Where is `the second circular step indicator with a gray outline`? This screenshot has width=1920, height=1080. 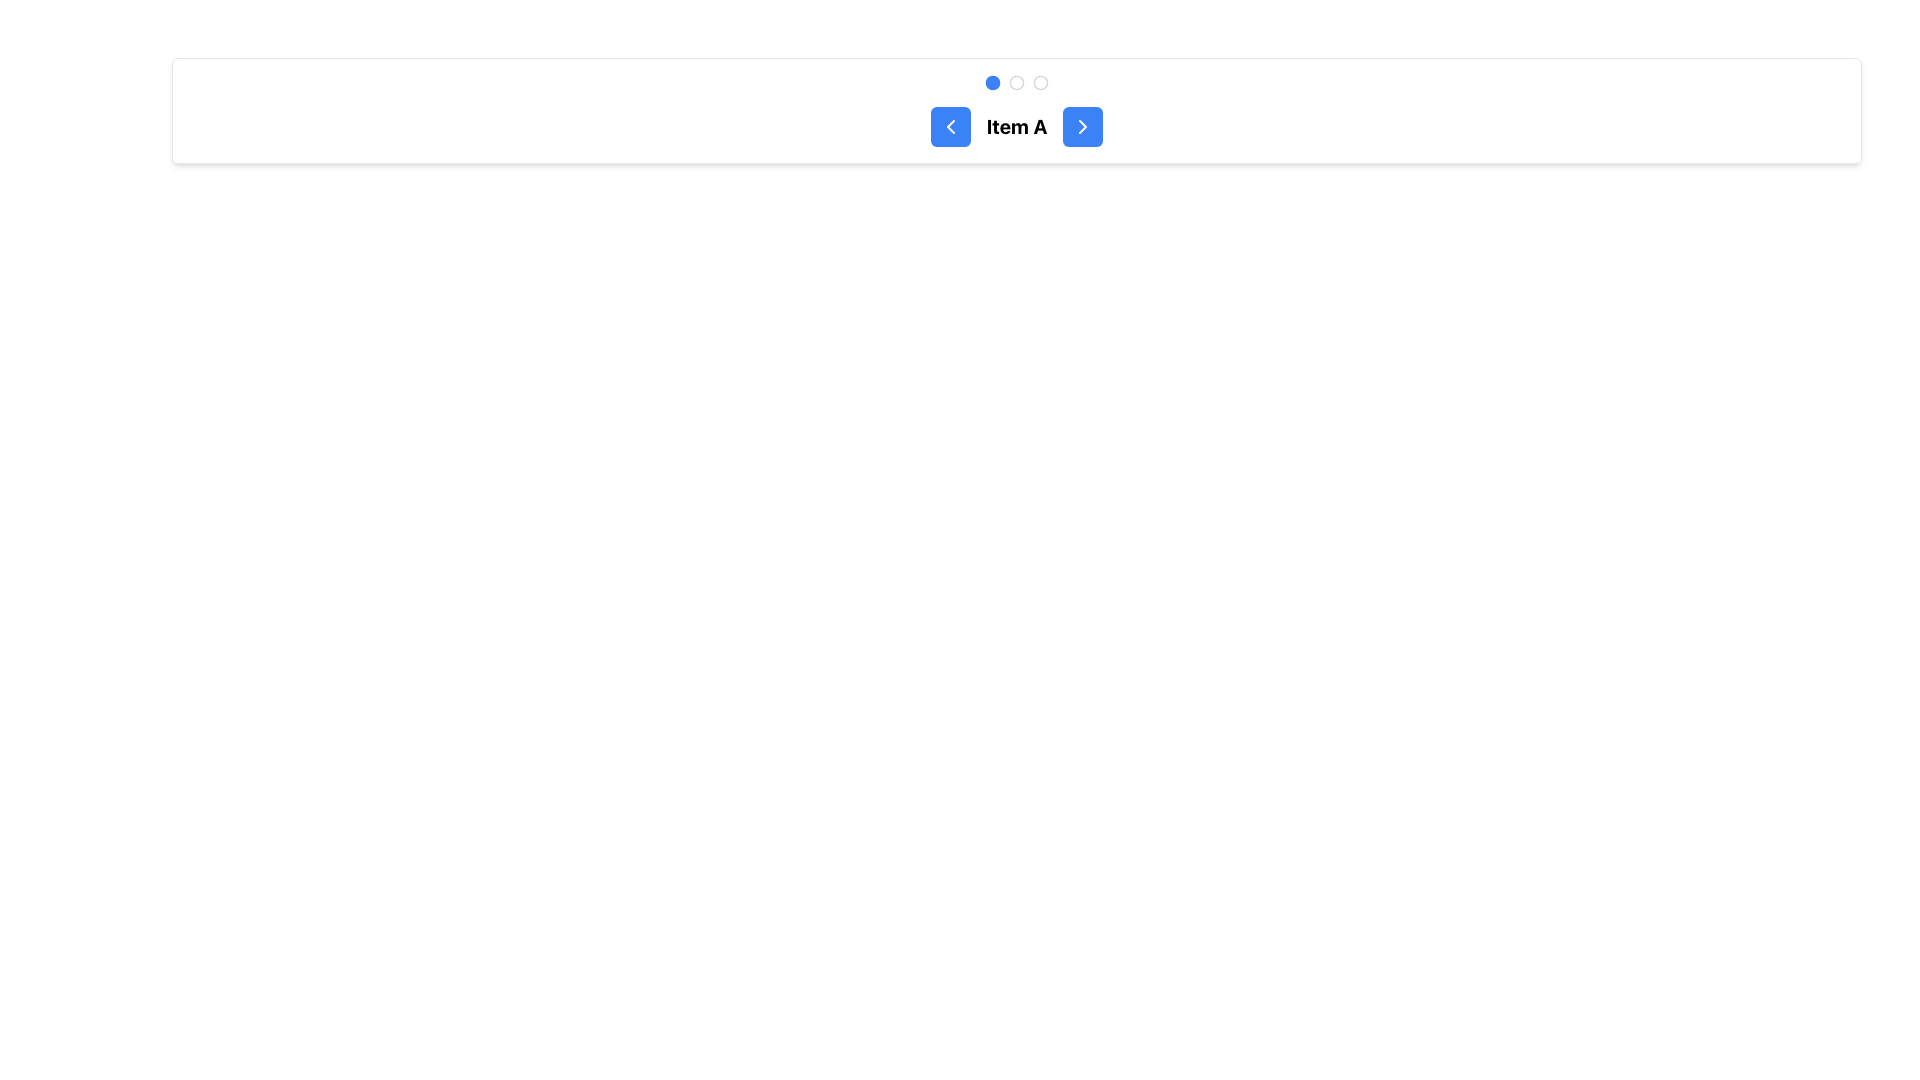
the second circular step indicator with a gray outline is located at coordinates (1017, 82).